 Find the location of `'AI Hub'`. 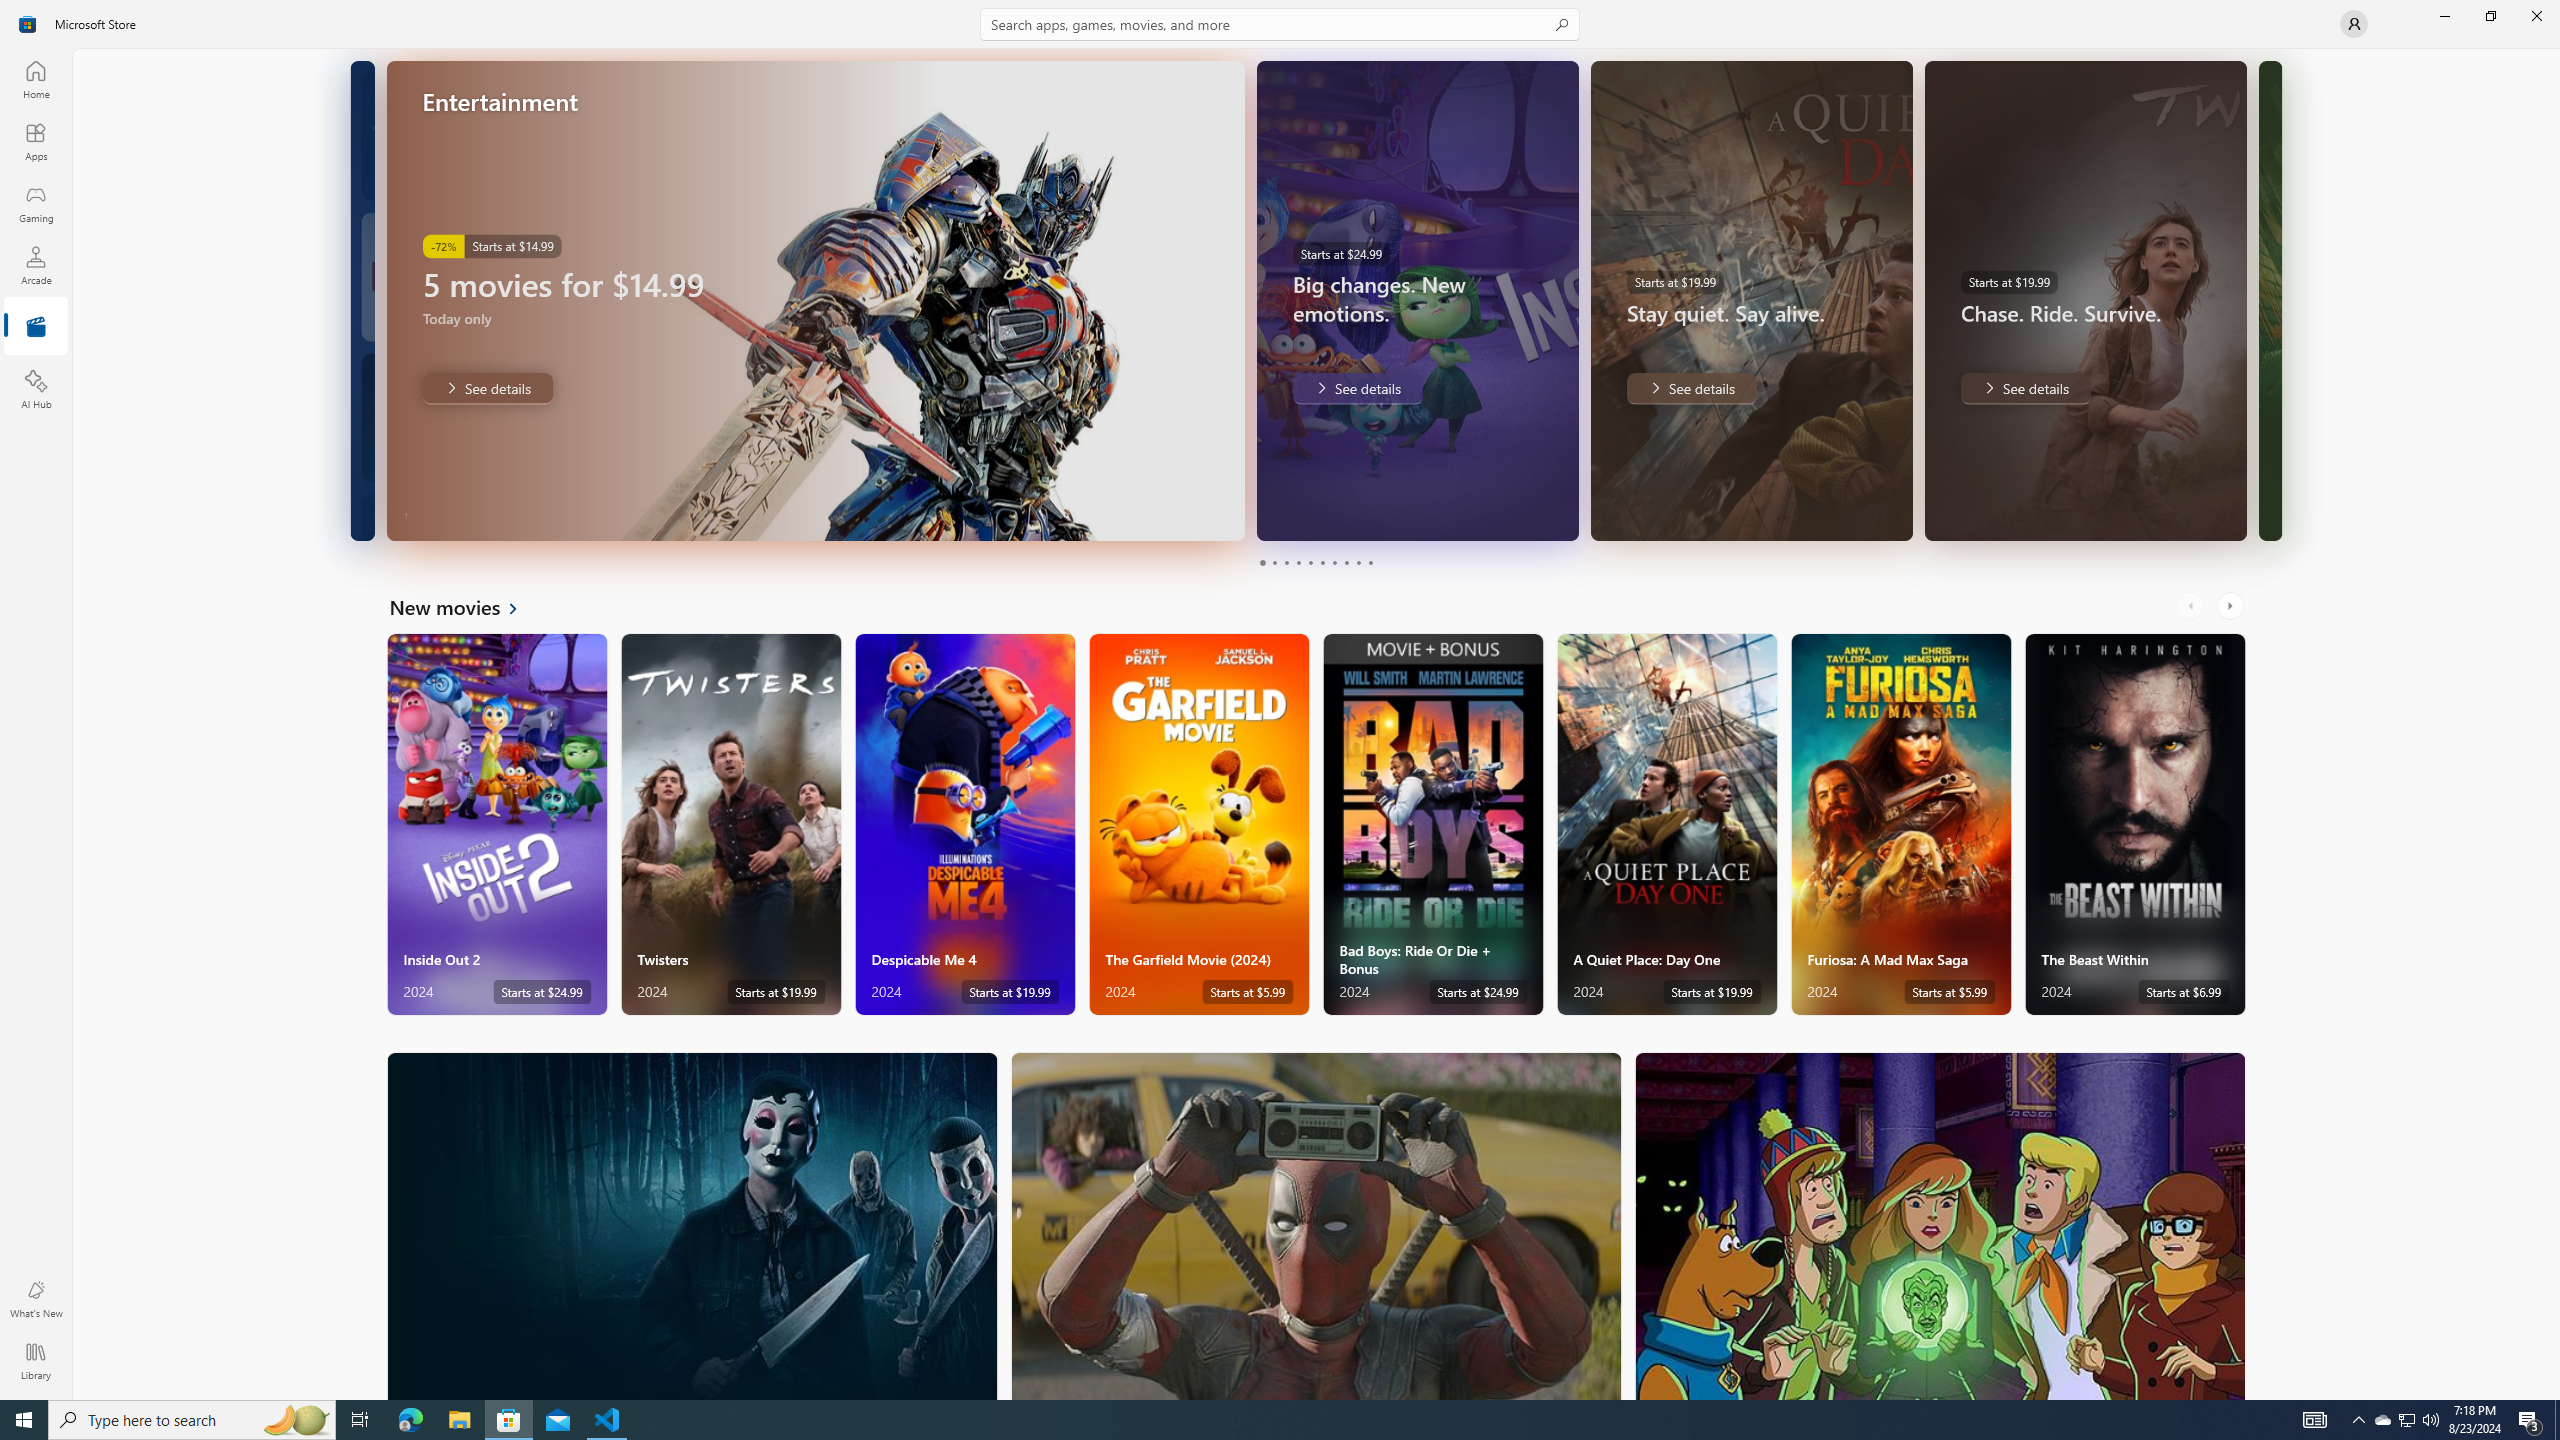

'AI Hub' is located at coordinates (34, 388).